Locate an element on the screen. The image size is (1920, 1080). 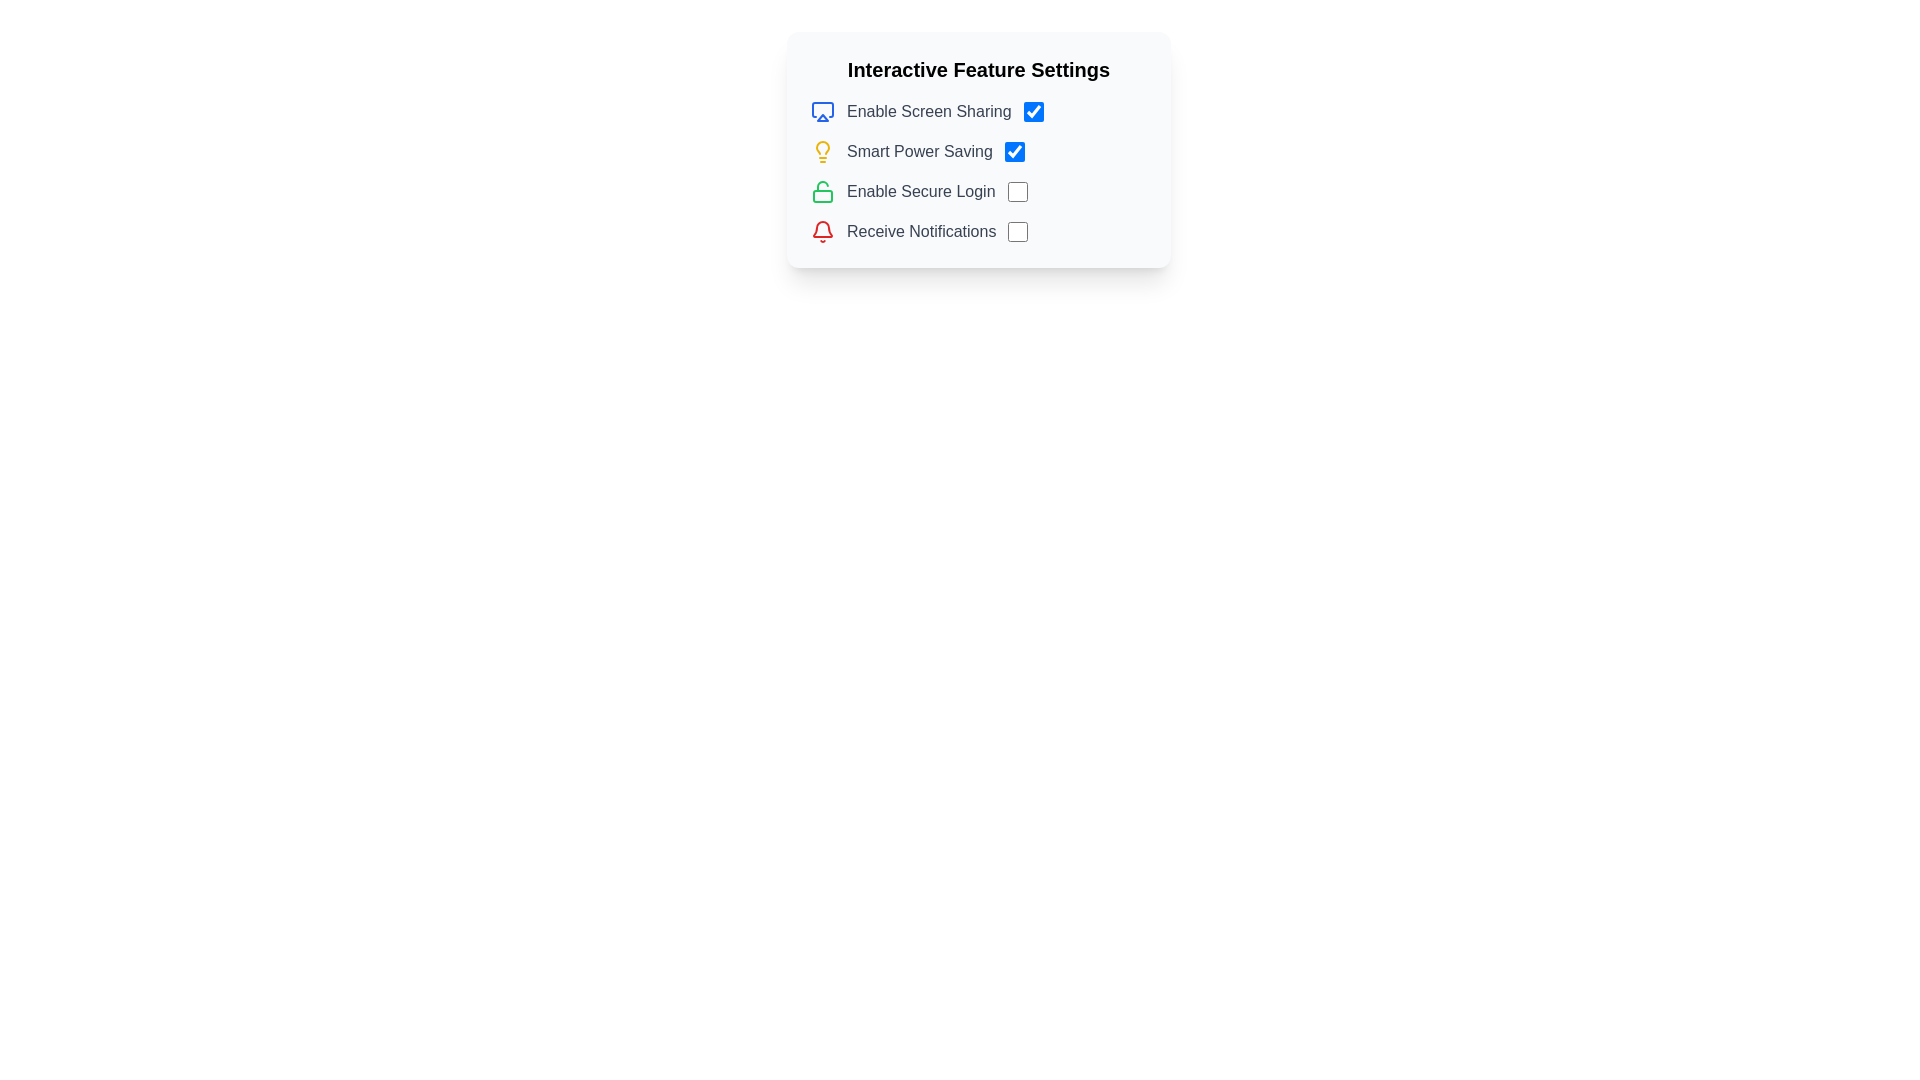
the checkbox for toggling the activation of the 'Smart Power Saving' feature is located at coordinates (1014, 150).